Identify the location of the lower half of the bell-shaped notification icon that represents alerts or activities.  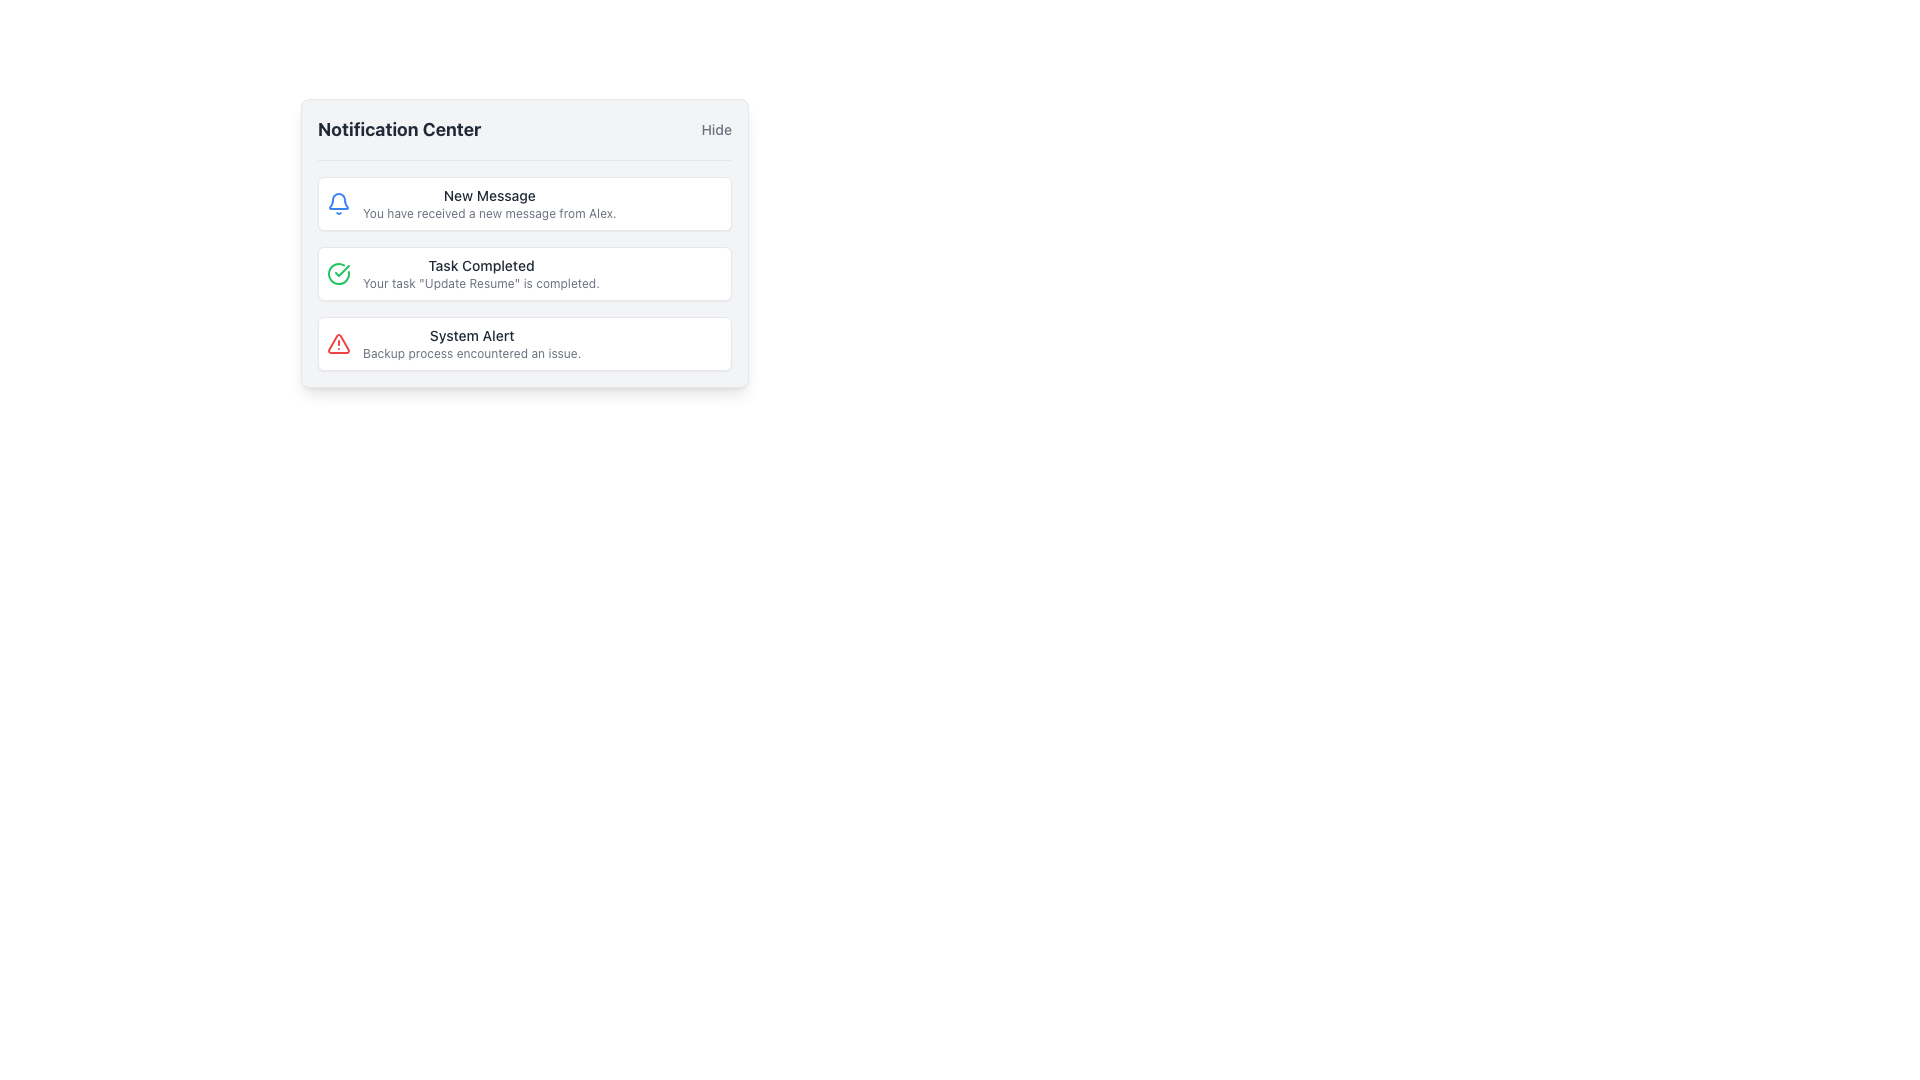
(339, 201).